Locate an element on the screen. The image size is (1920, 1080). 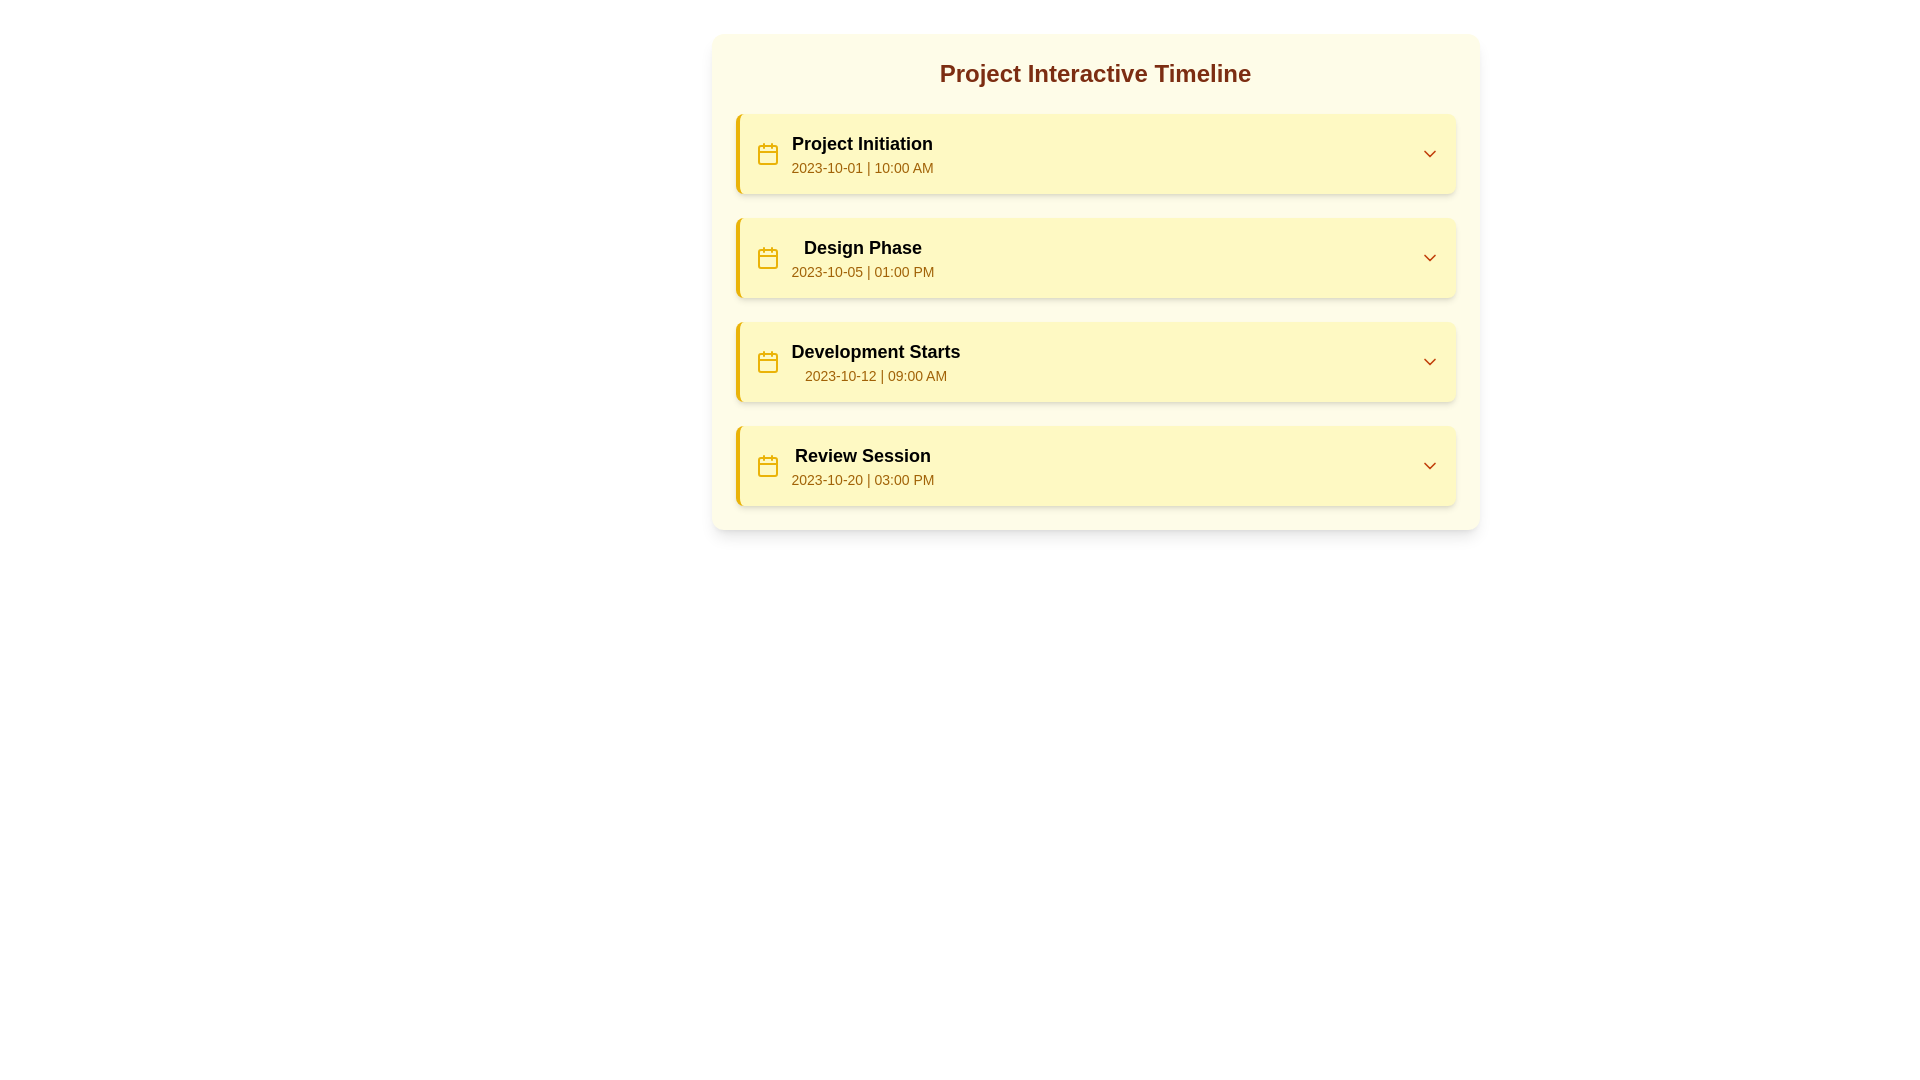
the calendar icon located in the second row of the interactive timeline list, preceding the text 'Design Phase' is located at coordinates (766, 257).